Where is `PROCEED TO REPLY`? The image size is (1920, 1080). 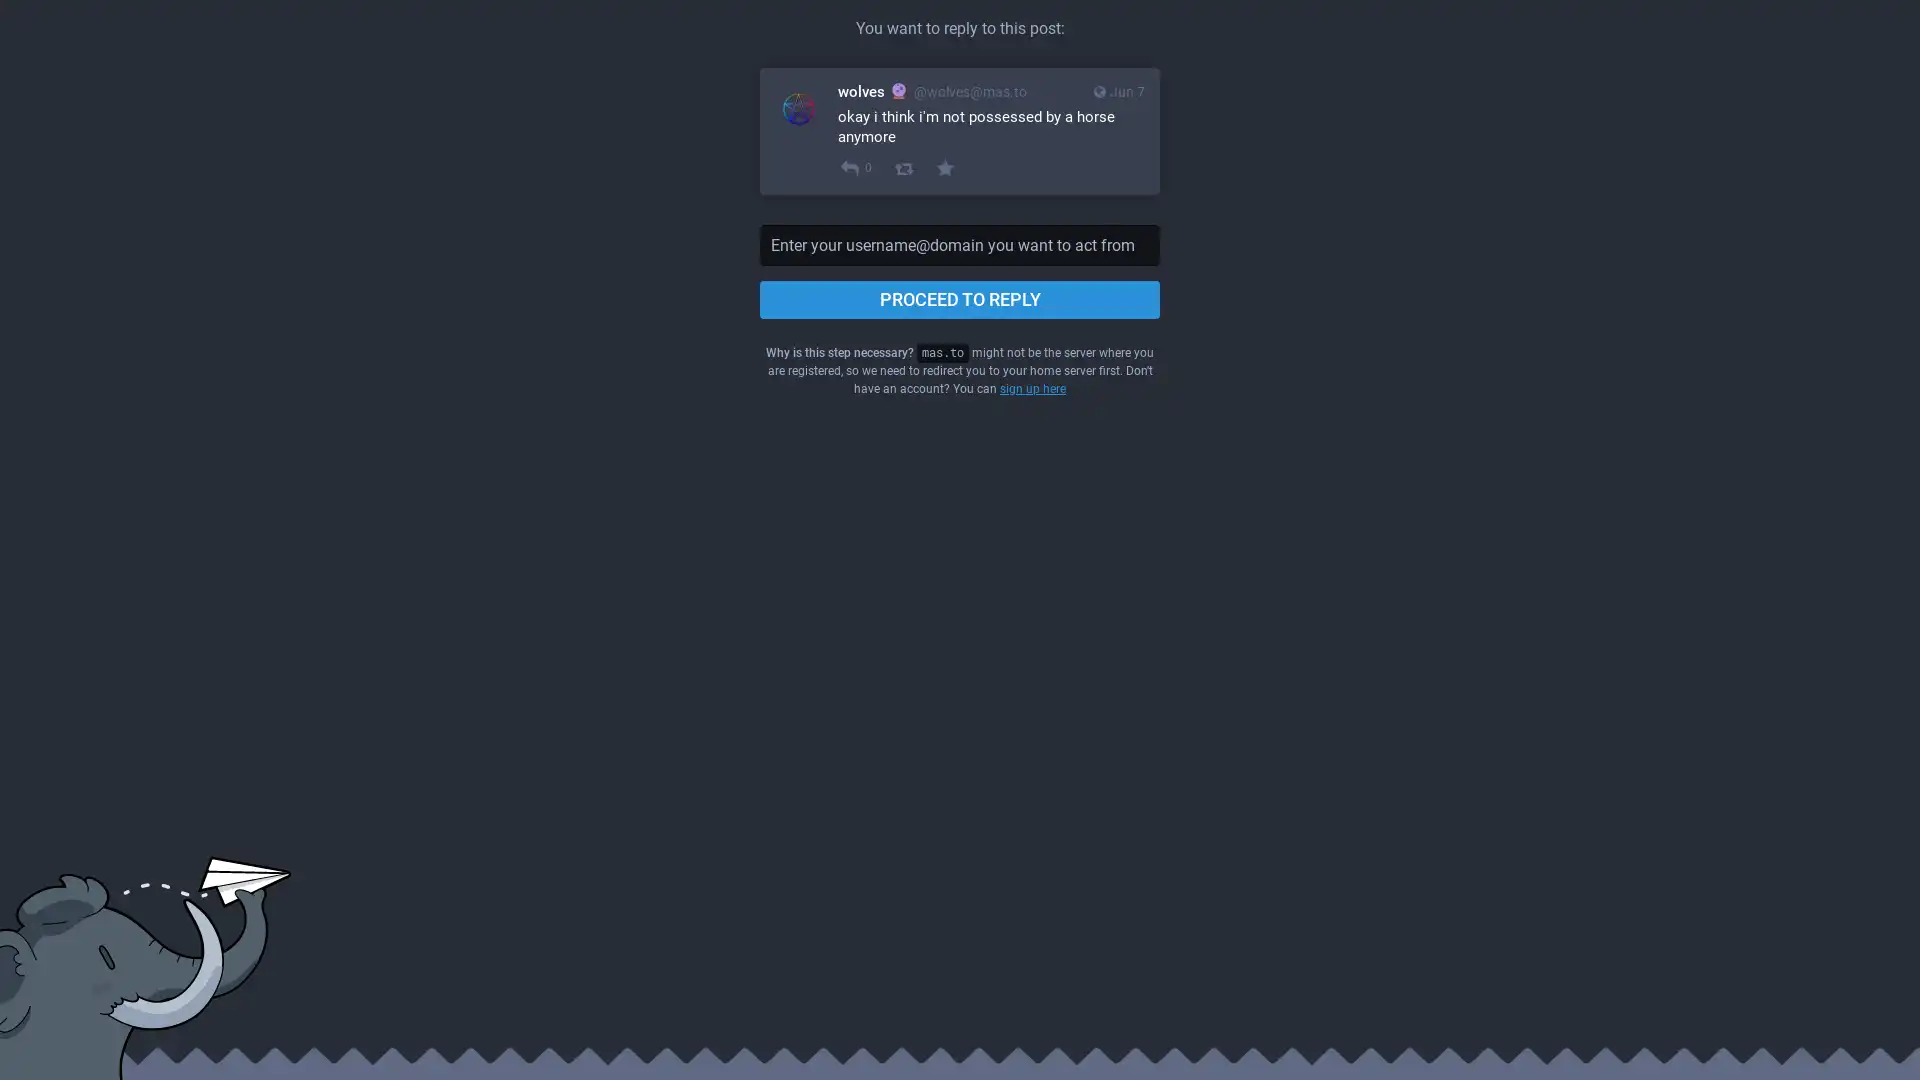
PROCEED TO REPLY is located at coordinates (960, 300).